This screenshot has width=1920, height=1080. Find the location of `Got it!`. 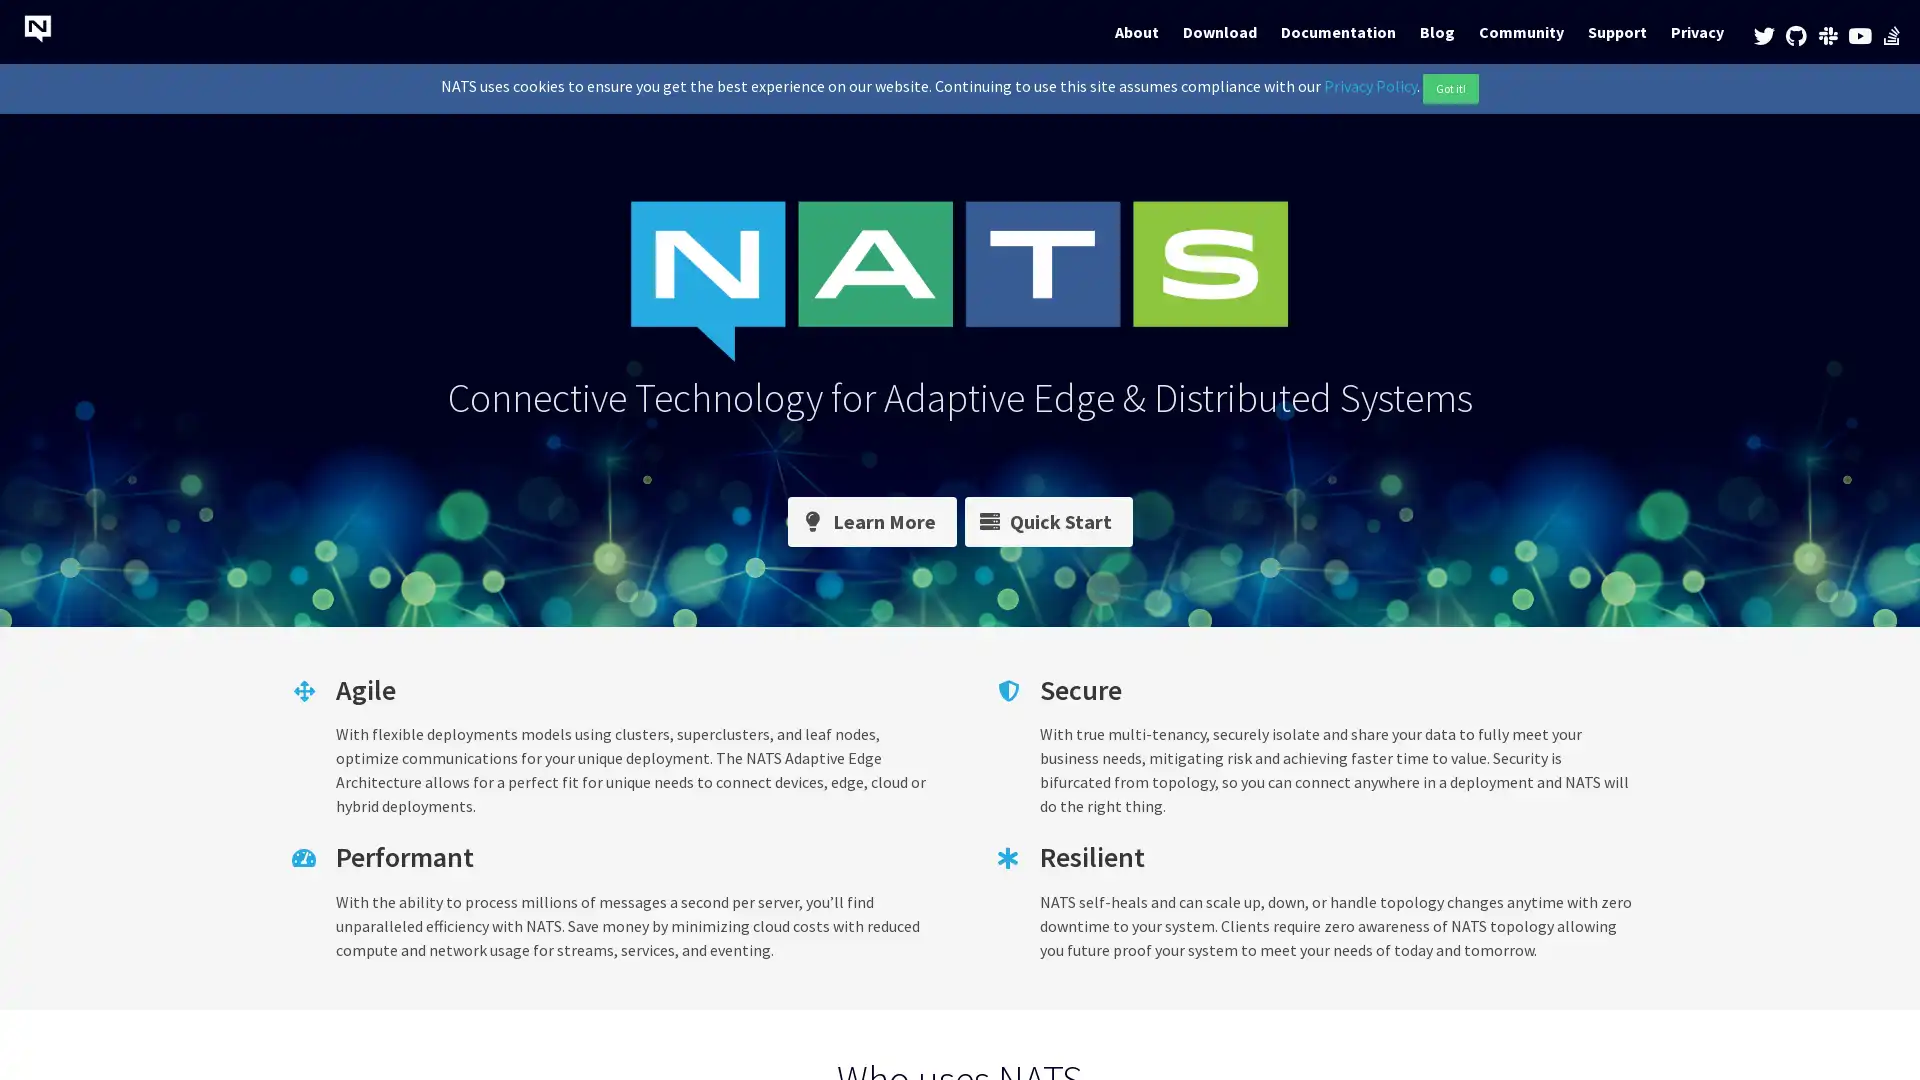

Got it! is located at coordinates (1450, 87).